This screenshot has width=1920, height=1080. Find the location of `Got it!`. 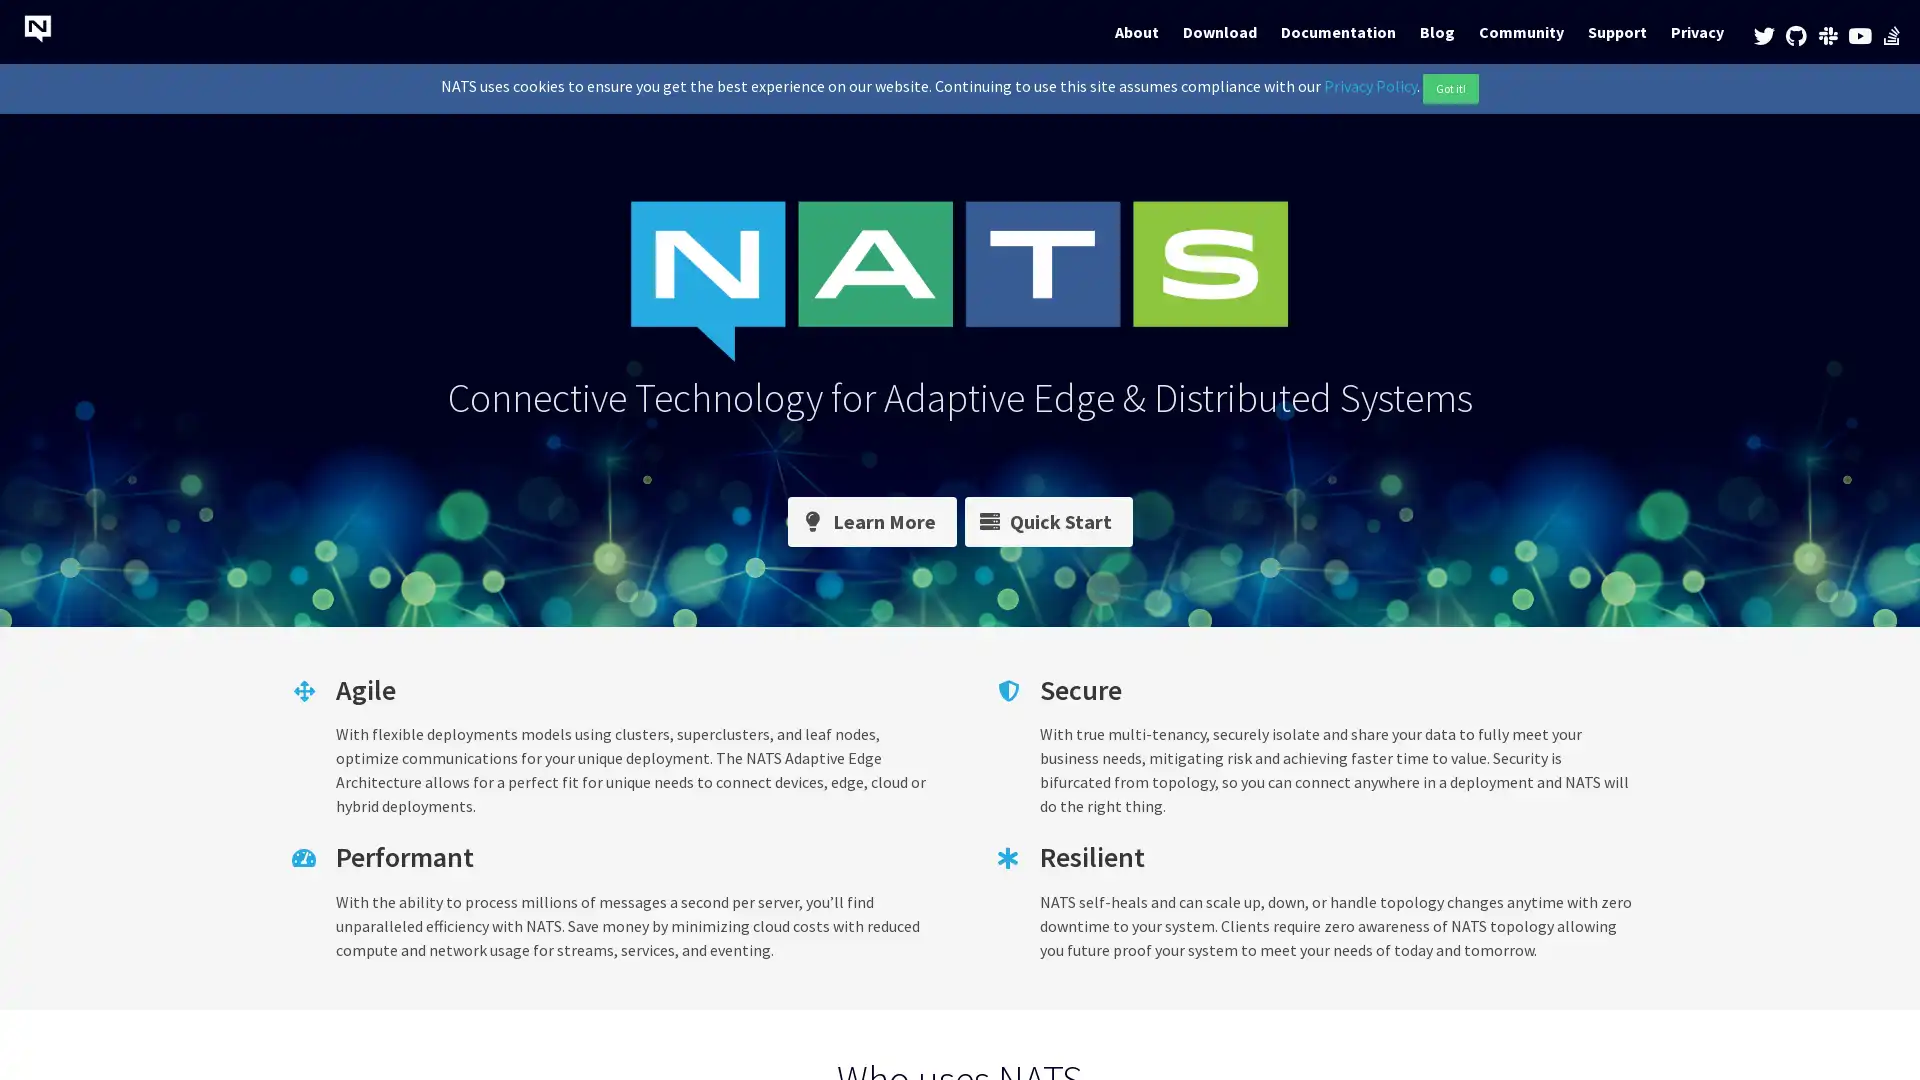

Got it! is located at coordinates (1450, 87).